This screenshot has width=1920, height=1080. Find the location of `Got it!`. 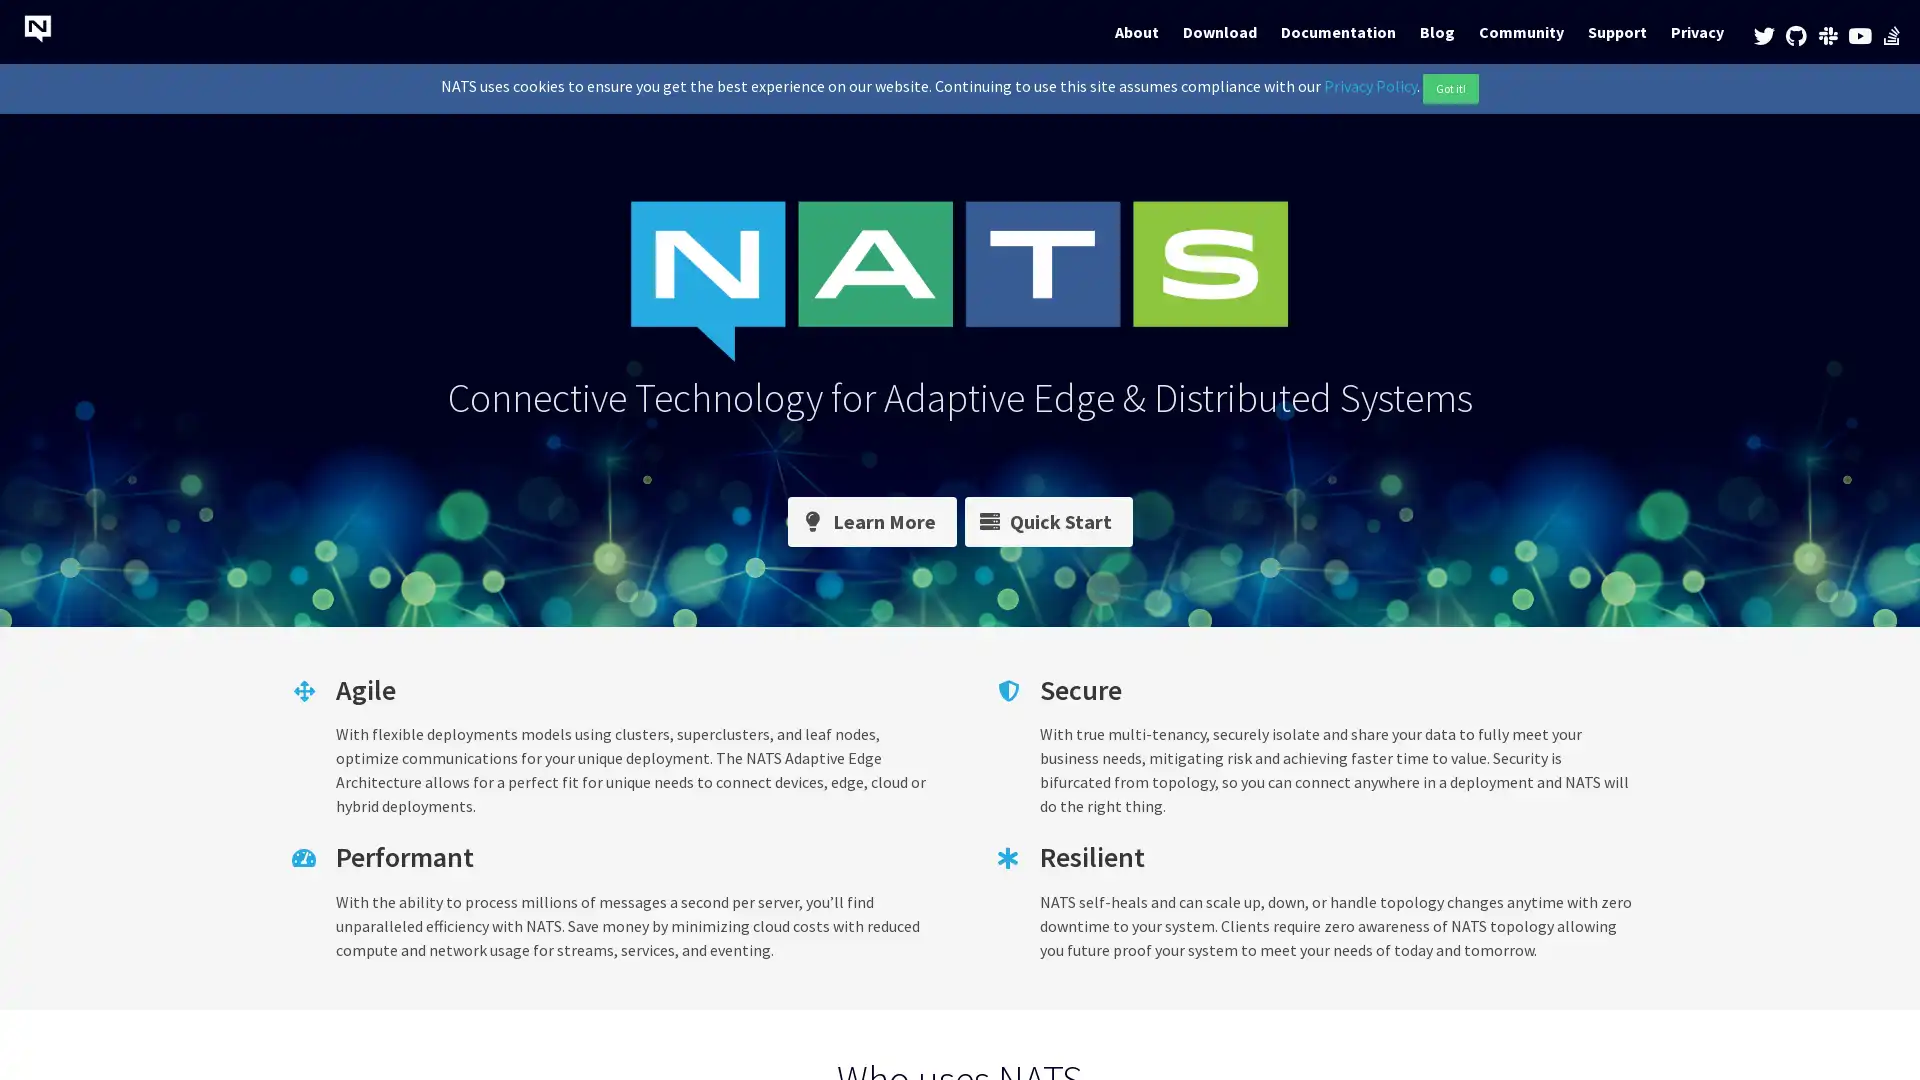

Got it! is located at coordinates (1450, 87).